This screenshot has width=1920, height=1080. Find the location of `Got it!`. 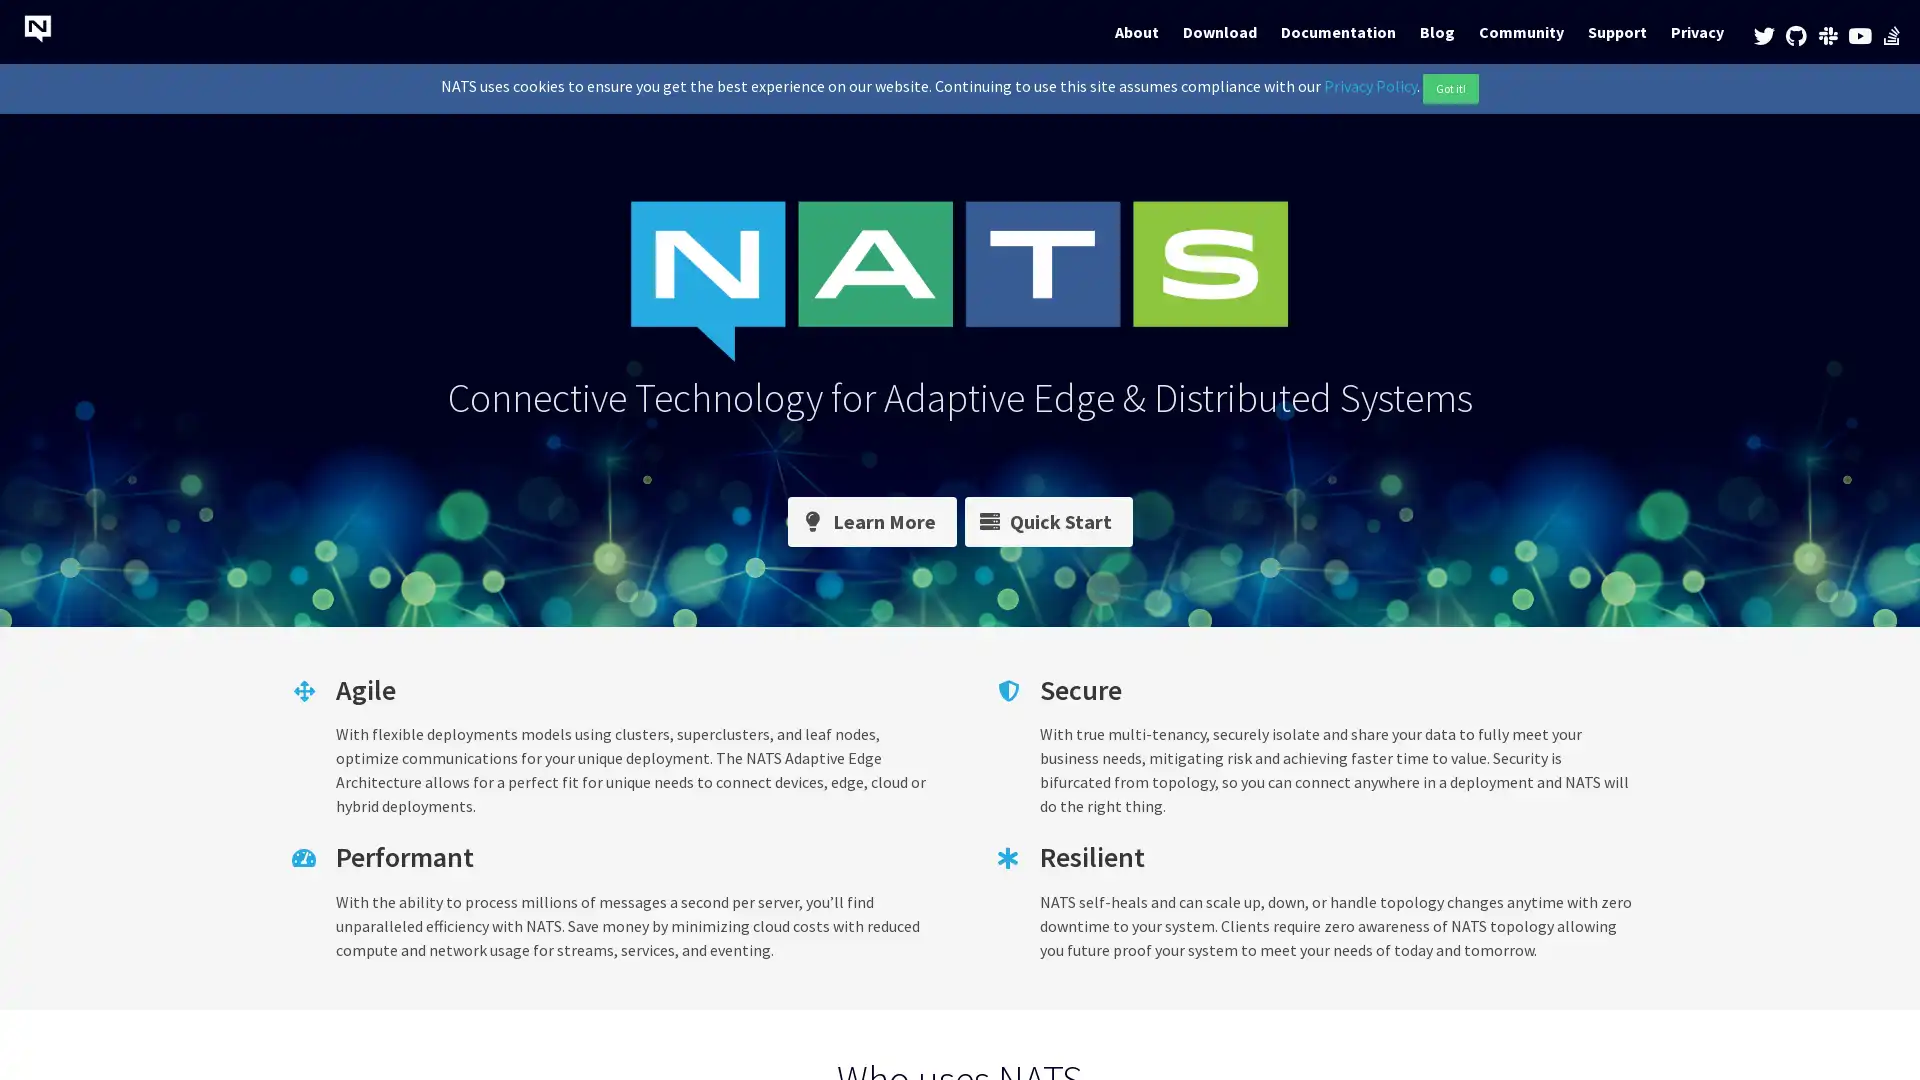

Got it! is located at coordinates (1450, 87).